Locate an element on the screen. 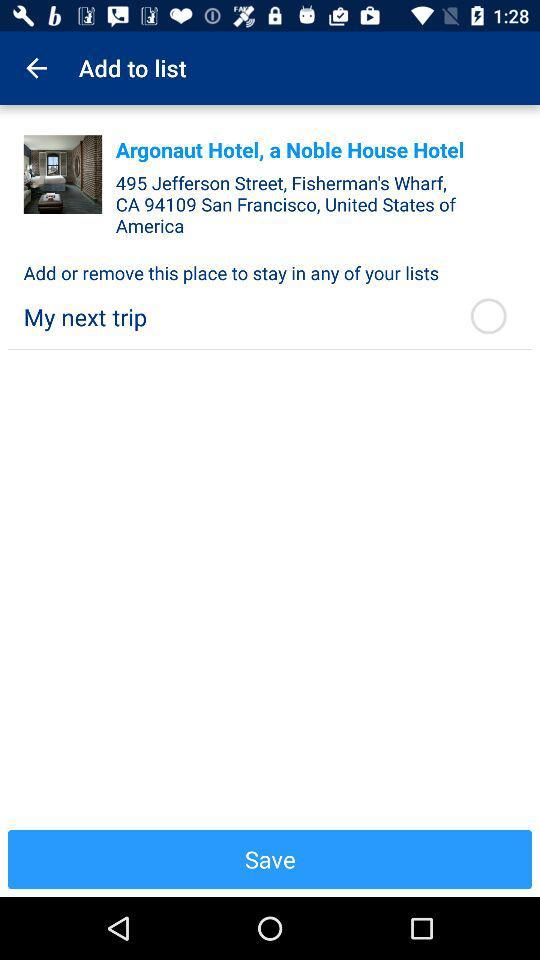  the icon below the add or remove is located at coordinates (487, 316).